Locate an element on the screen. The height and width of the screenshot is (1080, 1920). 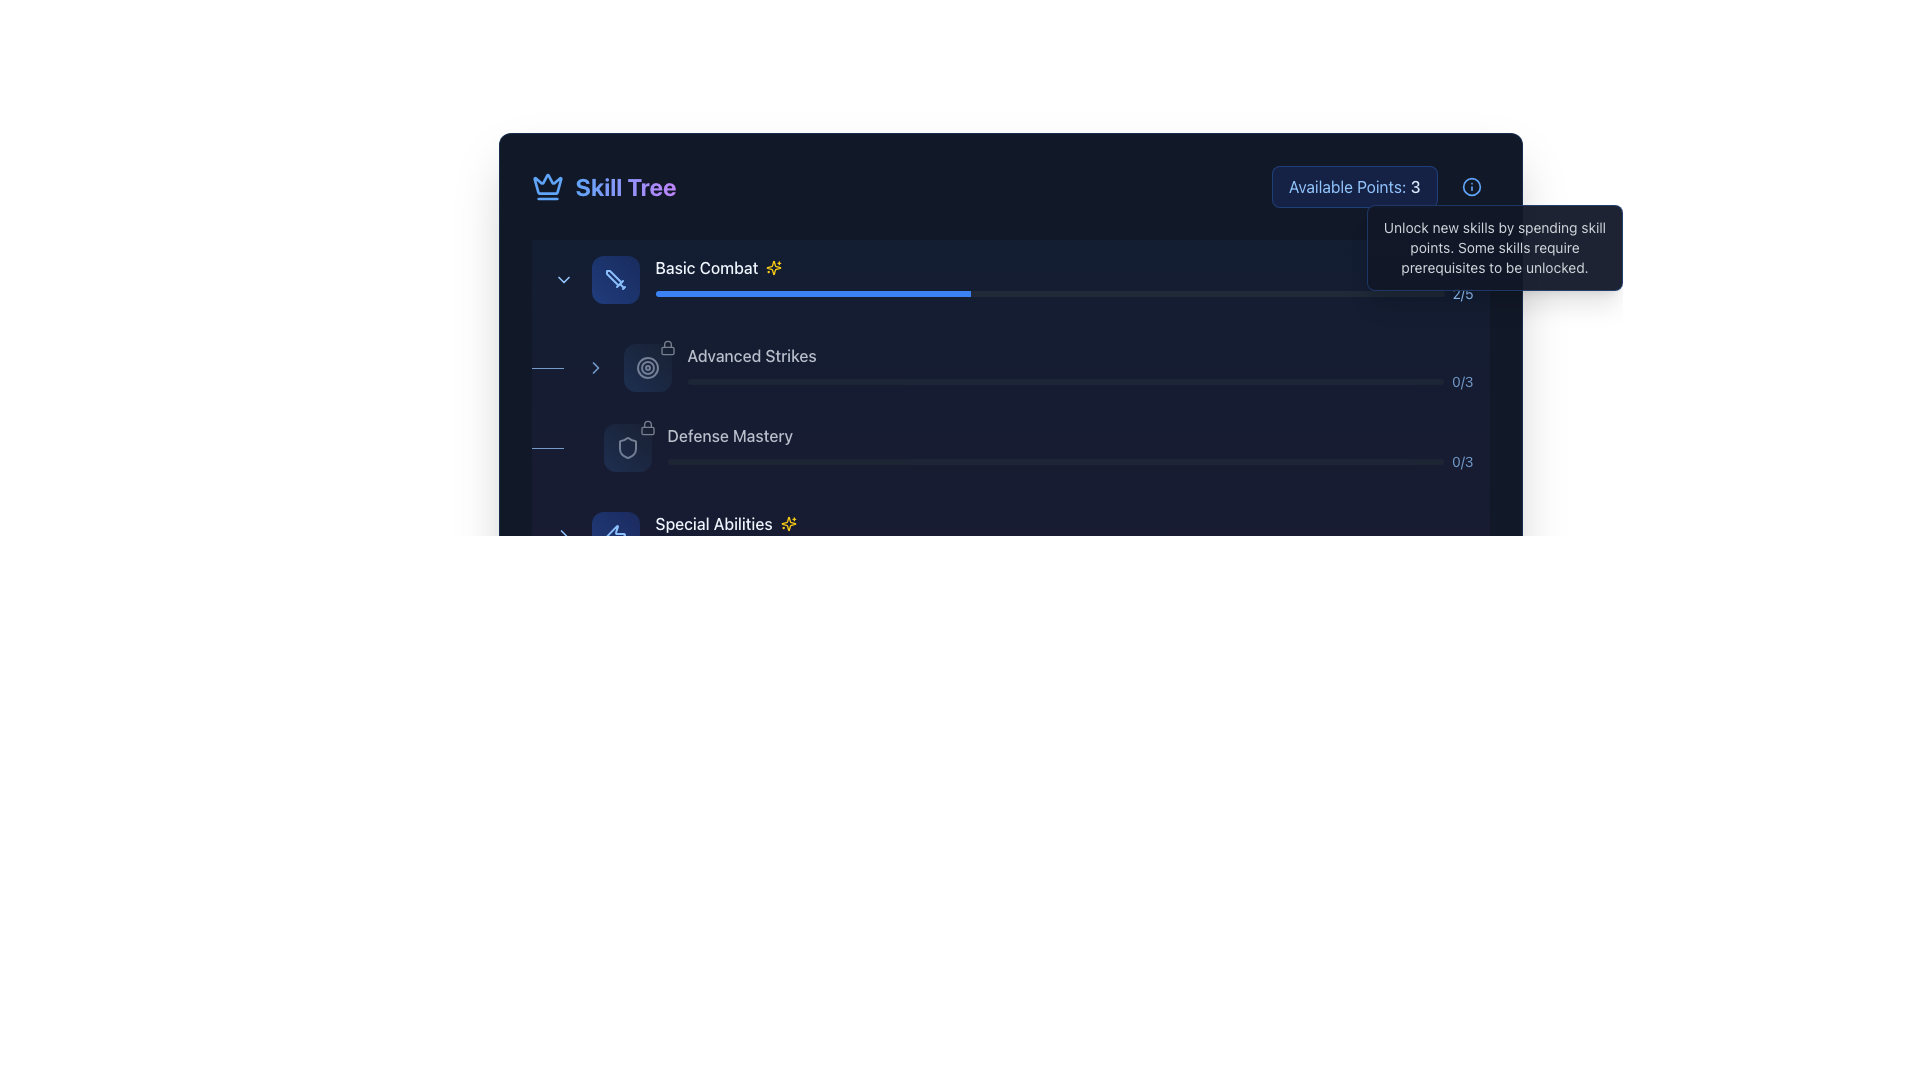
the horizontal progress bar for 'Advanced Strikes' which is currently at 0% progress, displayed in dark gray with a blue segment is located at coordinates (1064, 381).